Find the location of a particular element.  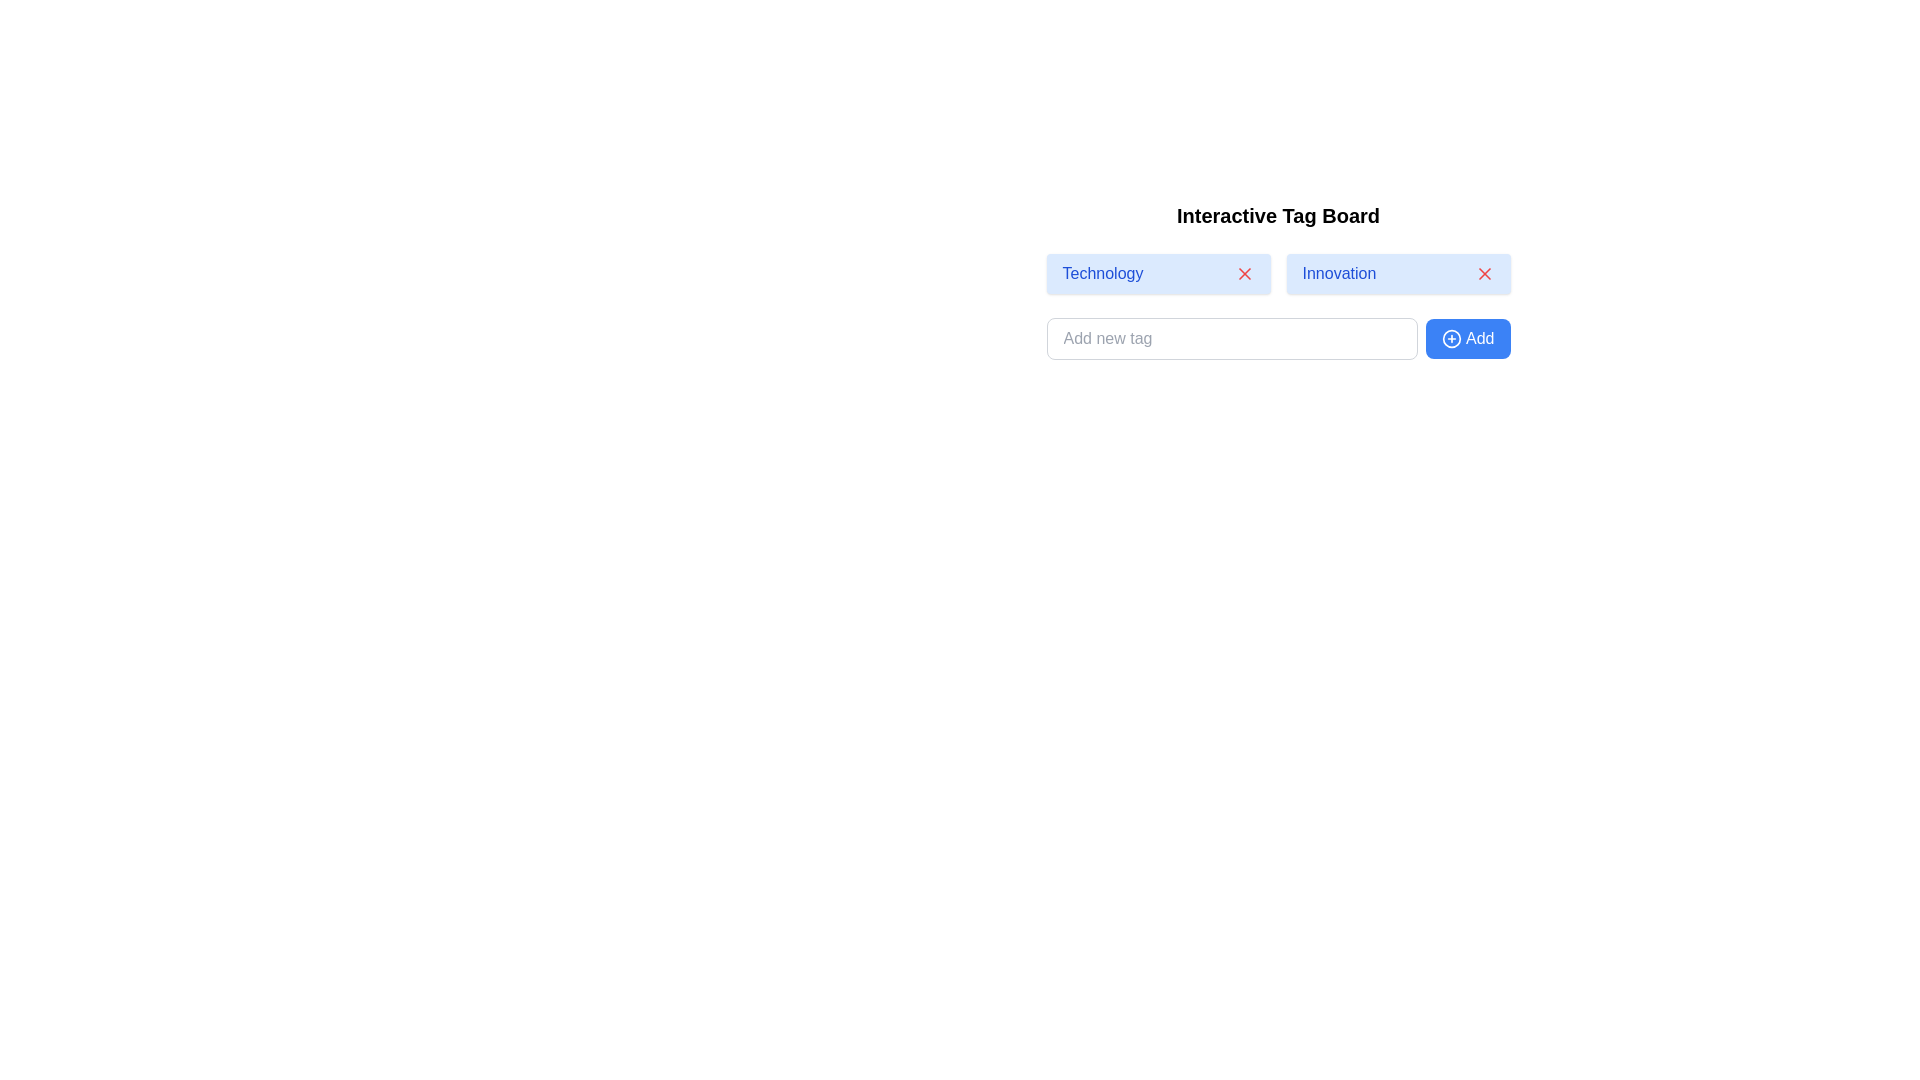

the 'Innovation' tag is located at coordinates (1397, 273).